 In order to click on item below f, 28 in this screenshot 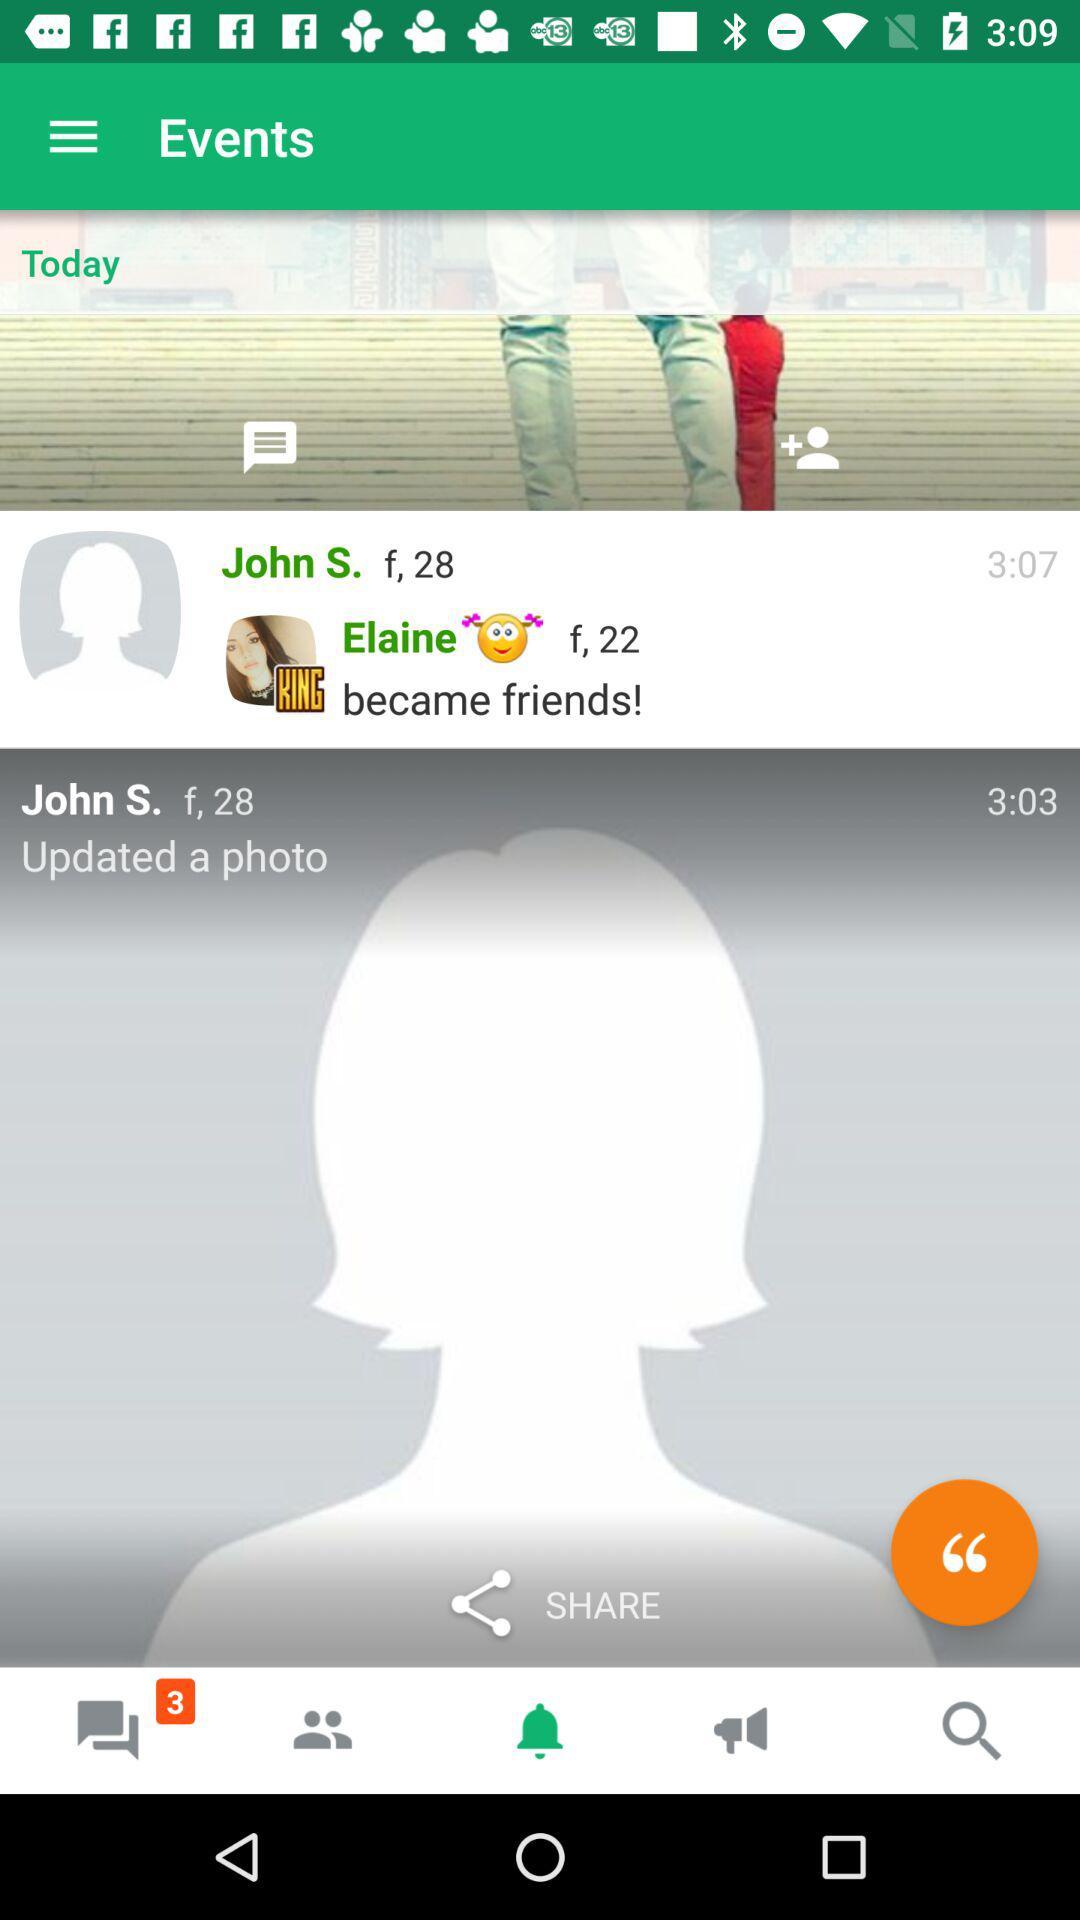, I will do `click(963, 1551)`.